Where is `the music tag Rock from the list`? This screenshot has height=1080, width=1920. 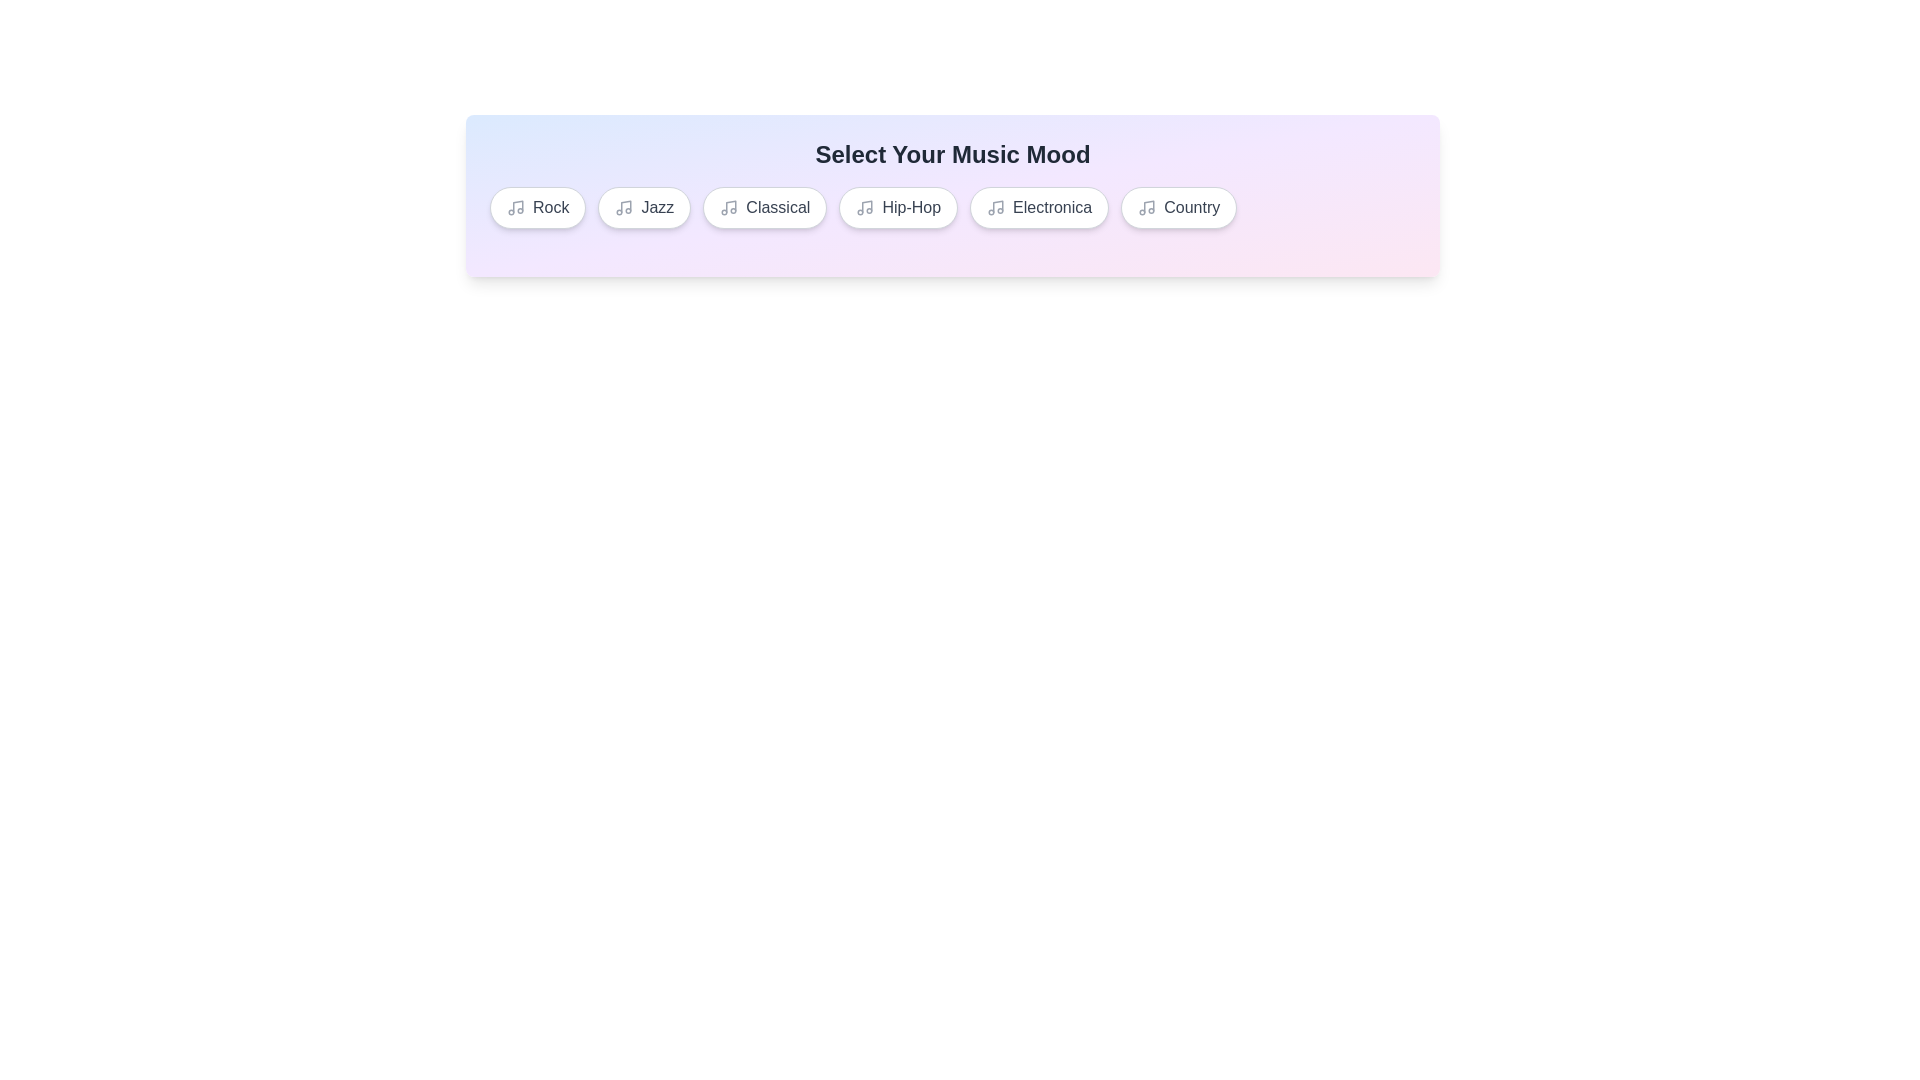 the music tag Rock from the list is located at coordinates (537, 208).